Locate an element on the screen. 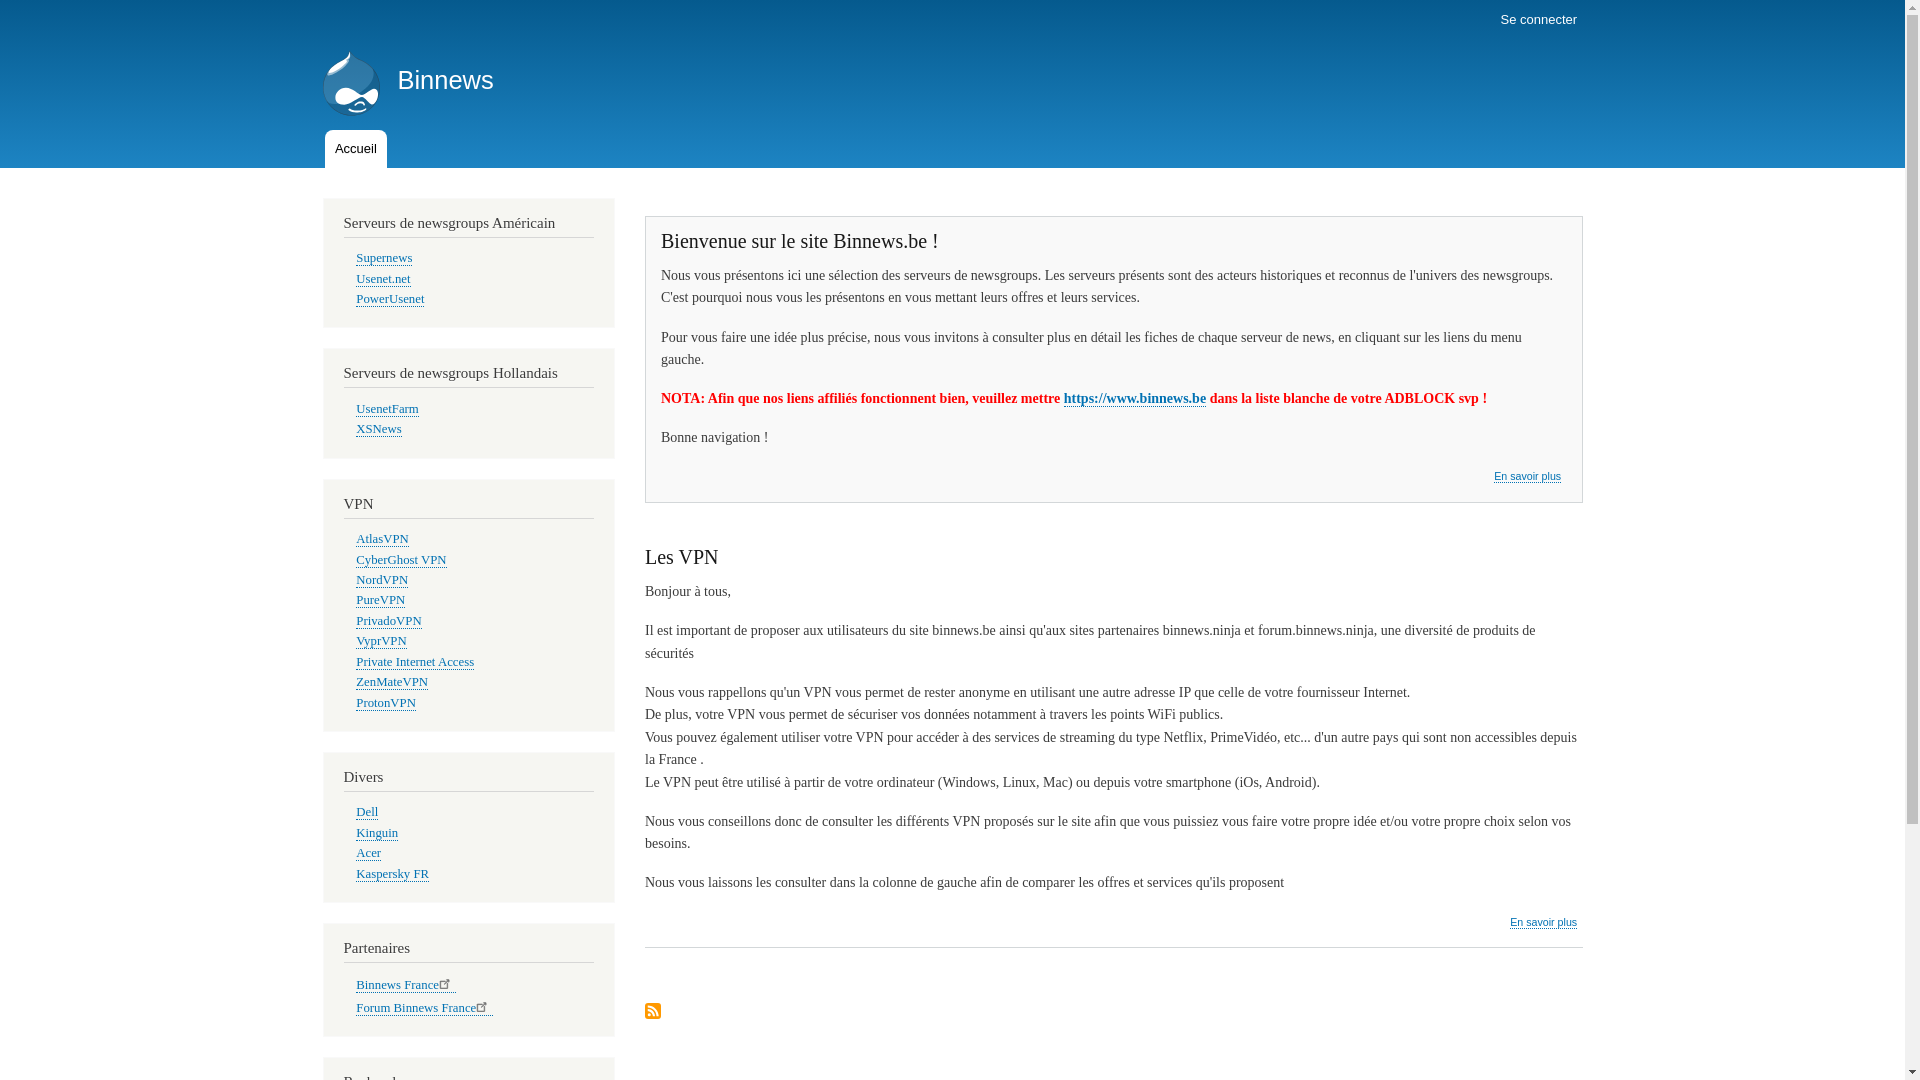 The width and height of the screenshot is (1920, 1080). 'Binnews France(le lien est externe)' is located at coordinates (404, 984).